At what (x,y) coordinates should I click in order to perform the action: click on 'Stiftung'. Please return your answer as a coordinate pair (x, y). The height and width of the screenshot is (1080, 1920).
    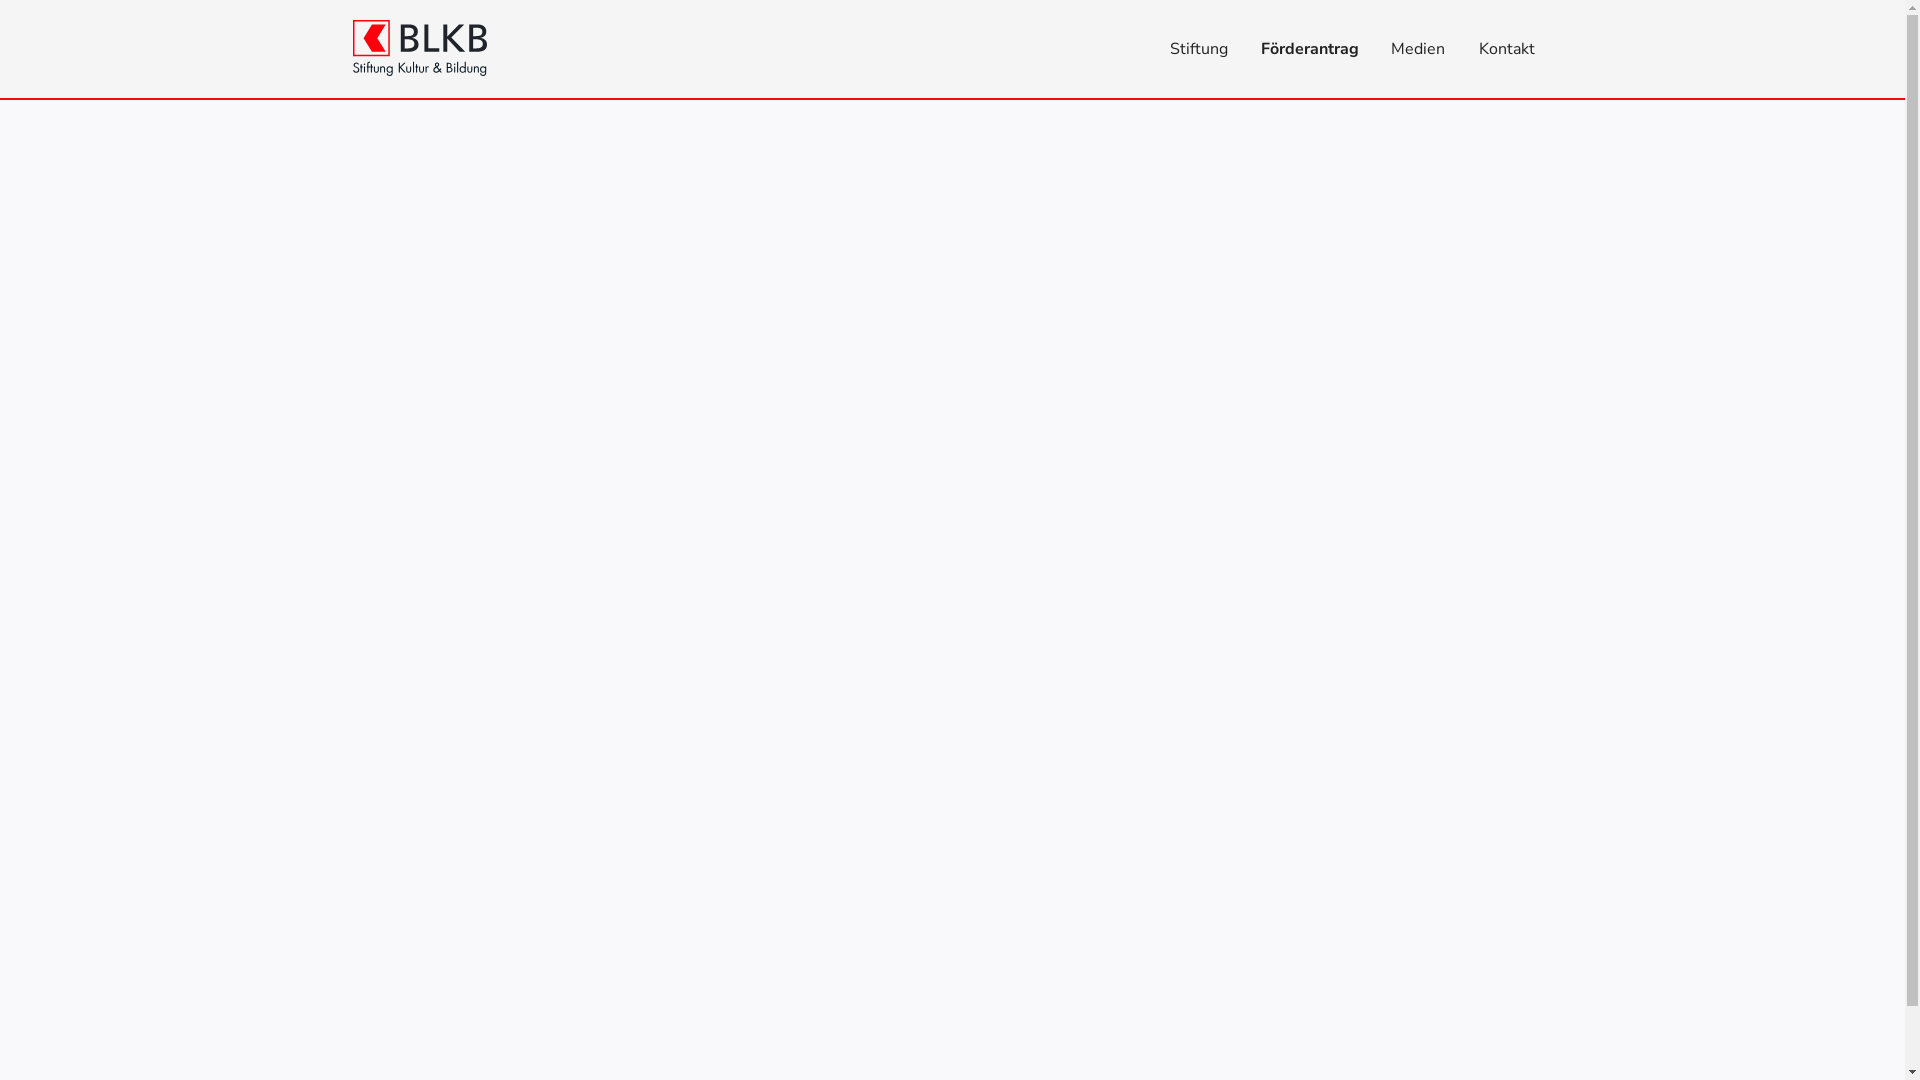
    Looking at the image, I should click on (1152, 46).